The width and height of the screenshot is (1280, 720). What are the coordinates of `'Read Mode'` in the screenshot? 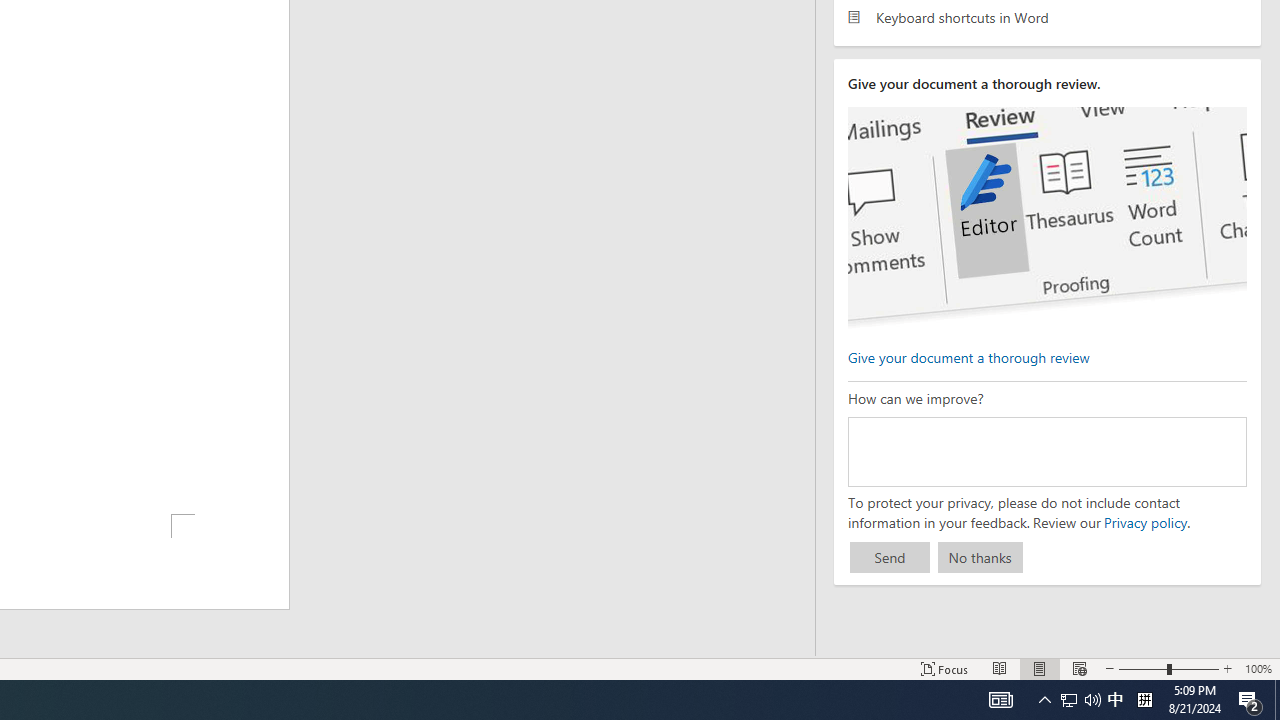 It's located at (1000, 669).